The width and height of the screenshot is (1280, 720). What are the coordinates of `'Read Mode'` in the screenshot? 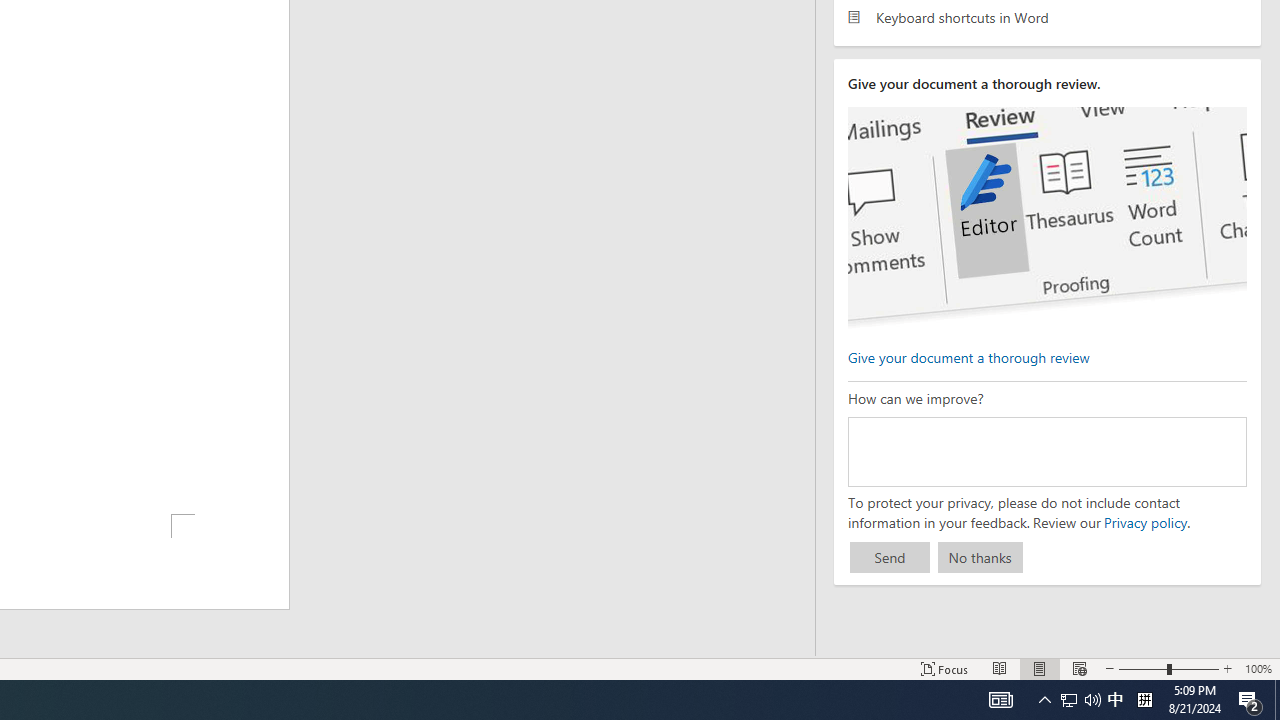 It's located at (1000, 669).